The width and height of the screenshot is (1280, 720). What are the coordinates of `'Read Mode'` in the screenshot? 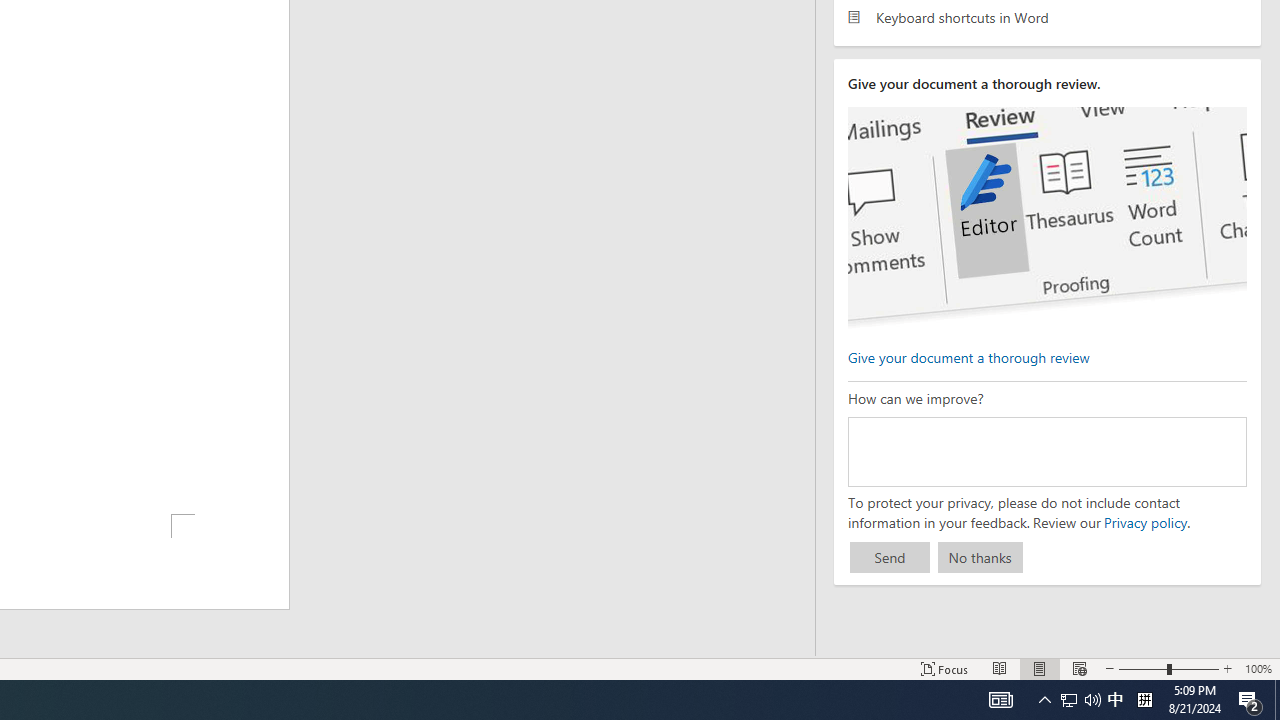 It's located at (1000, 669).